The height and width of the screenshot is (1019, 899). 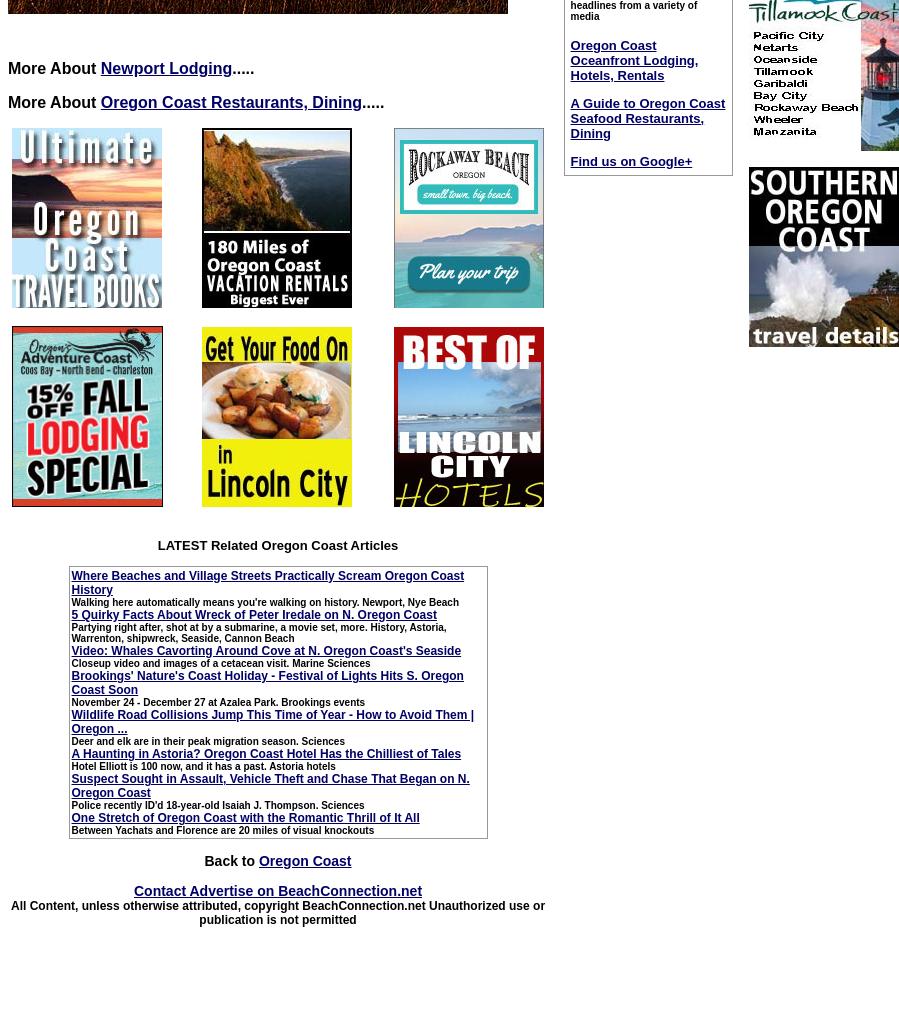 I want to click on 'Oregon Coast', so click(x=258, y=859).